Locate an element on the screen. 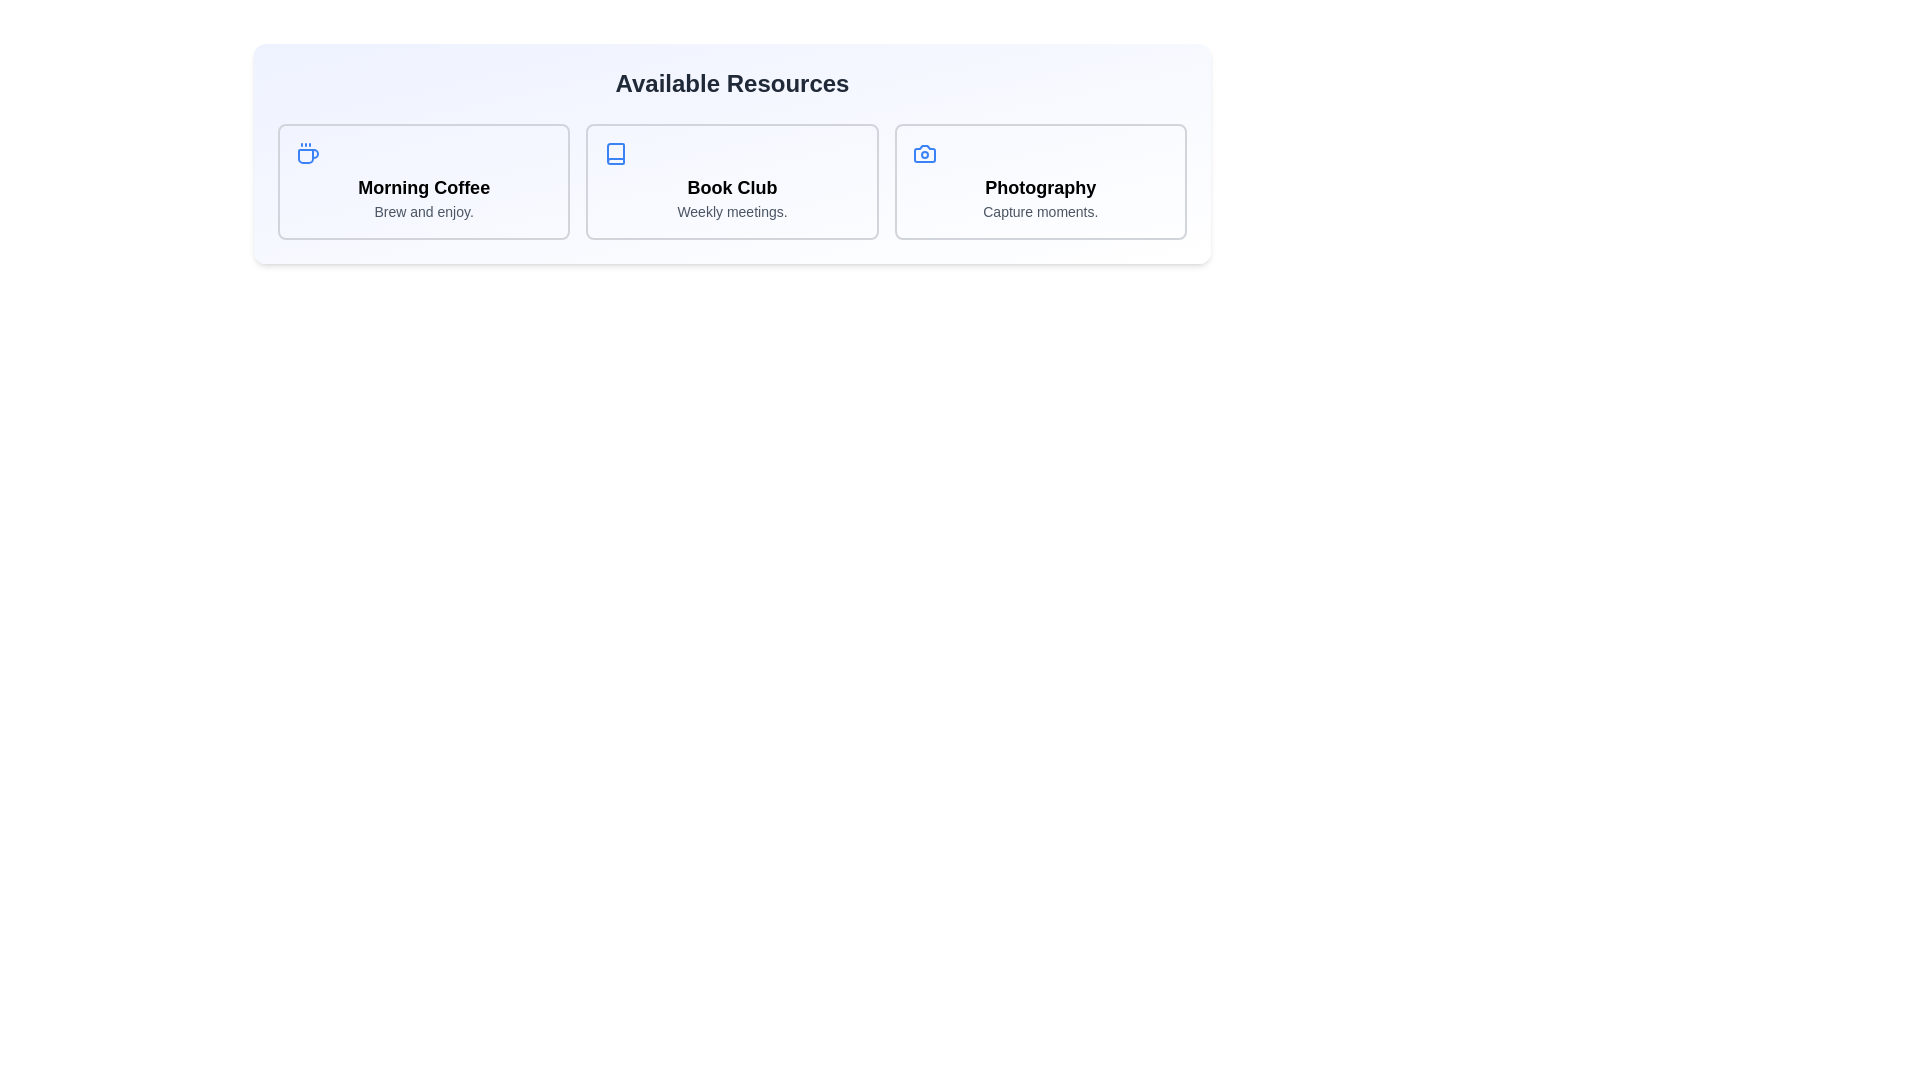 This screenshot has height=1080, width=1920. the resource card titled 'Photography' to view its highlight effect is located at coordinates (1040, 181).